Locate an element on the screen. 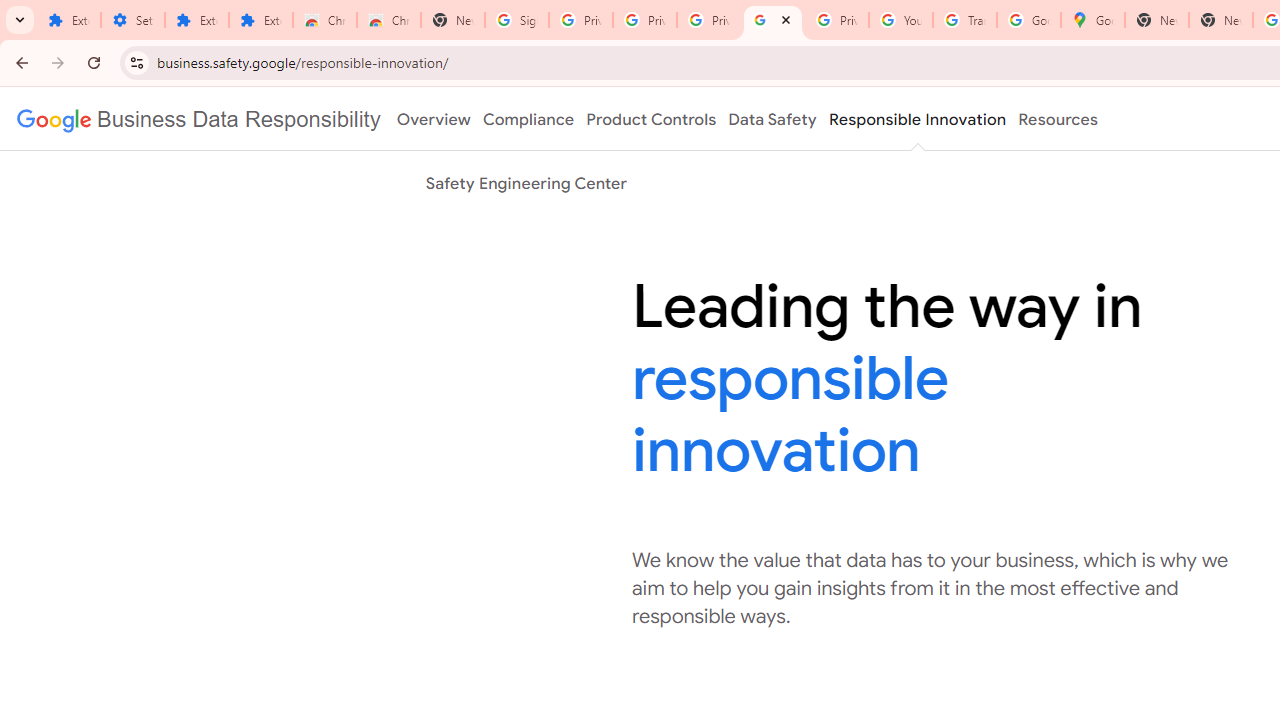 Image resolution: width=1280 pixels, height=720 pixels. 'Compliance' is located at coordinates (528, 119).